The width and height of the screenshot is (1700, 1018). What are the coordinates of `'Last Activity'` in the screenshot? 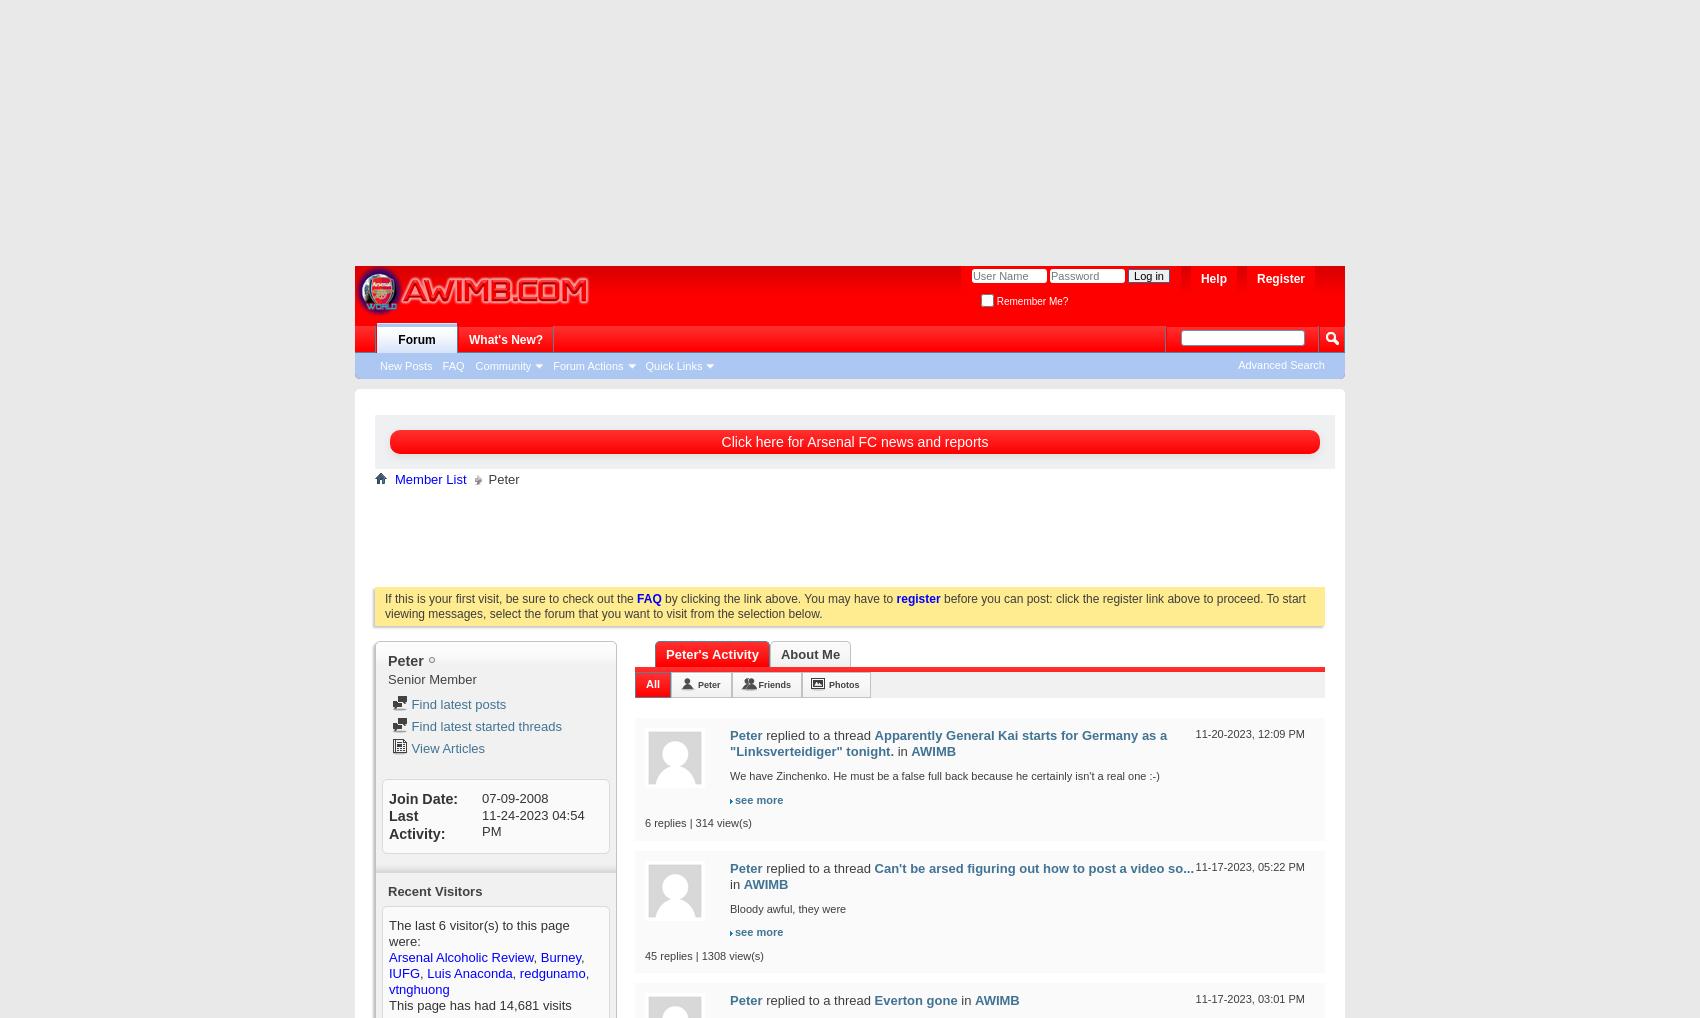 It's located at (413, 823).